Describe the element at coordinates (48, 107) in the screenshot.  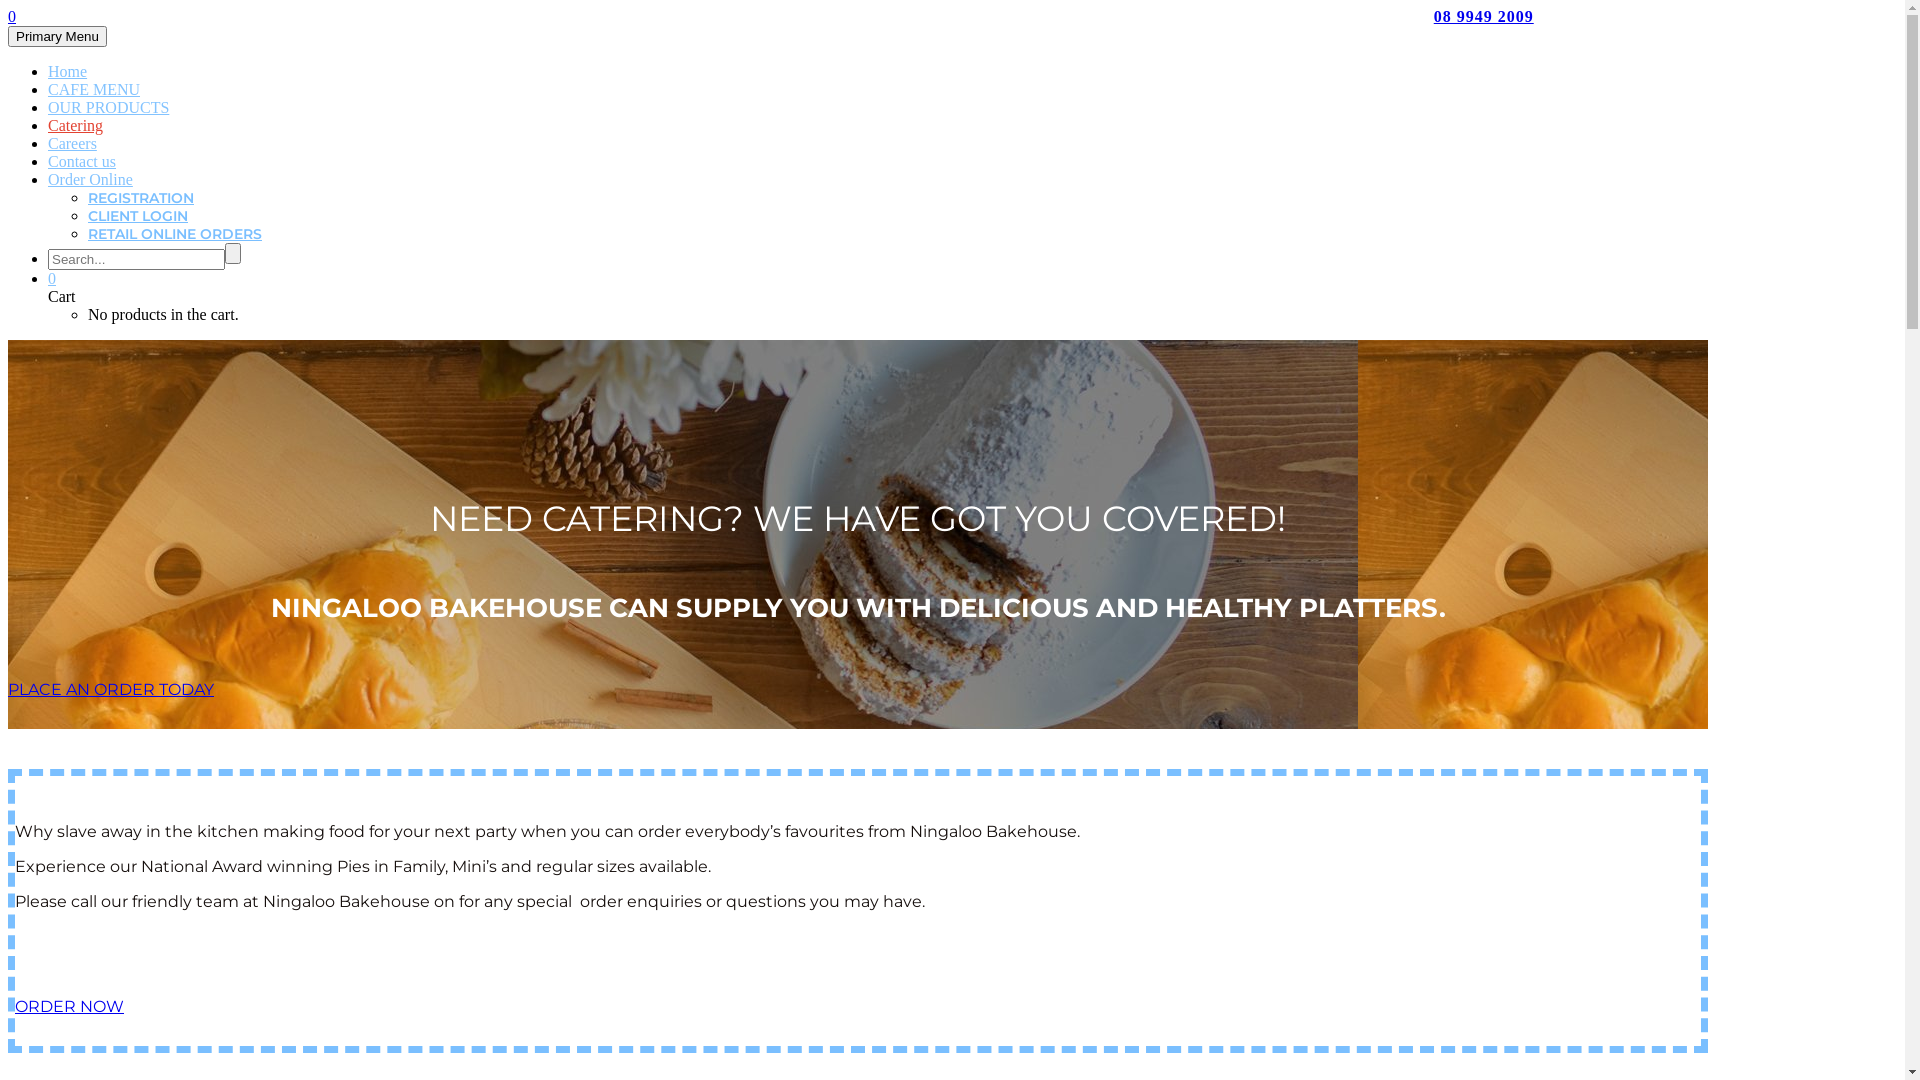
I see `'OUR PRODUCTS'` at that location.